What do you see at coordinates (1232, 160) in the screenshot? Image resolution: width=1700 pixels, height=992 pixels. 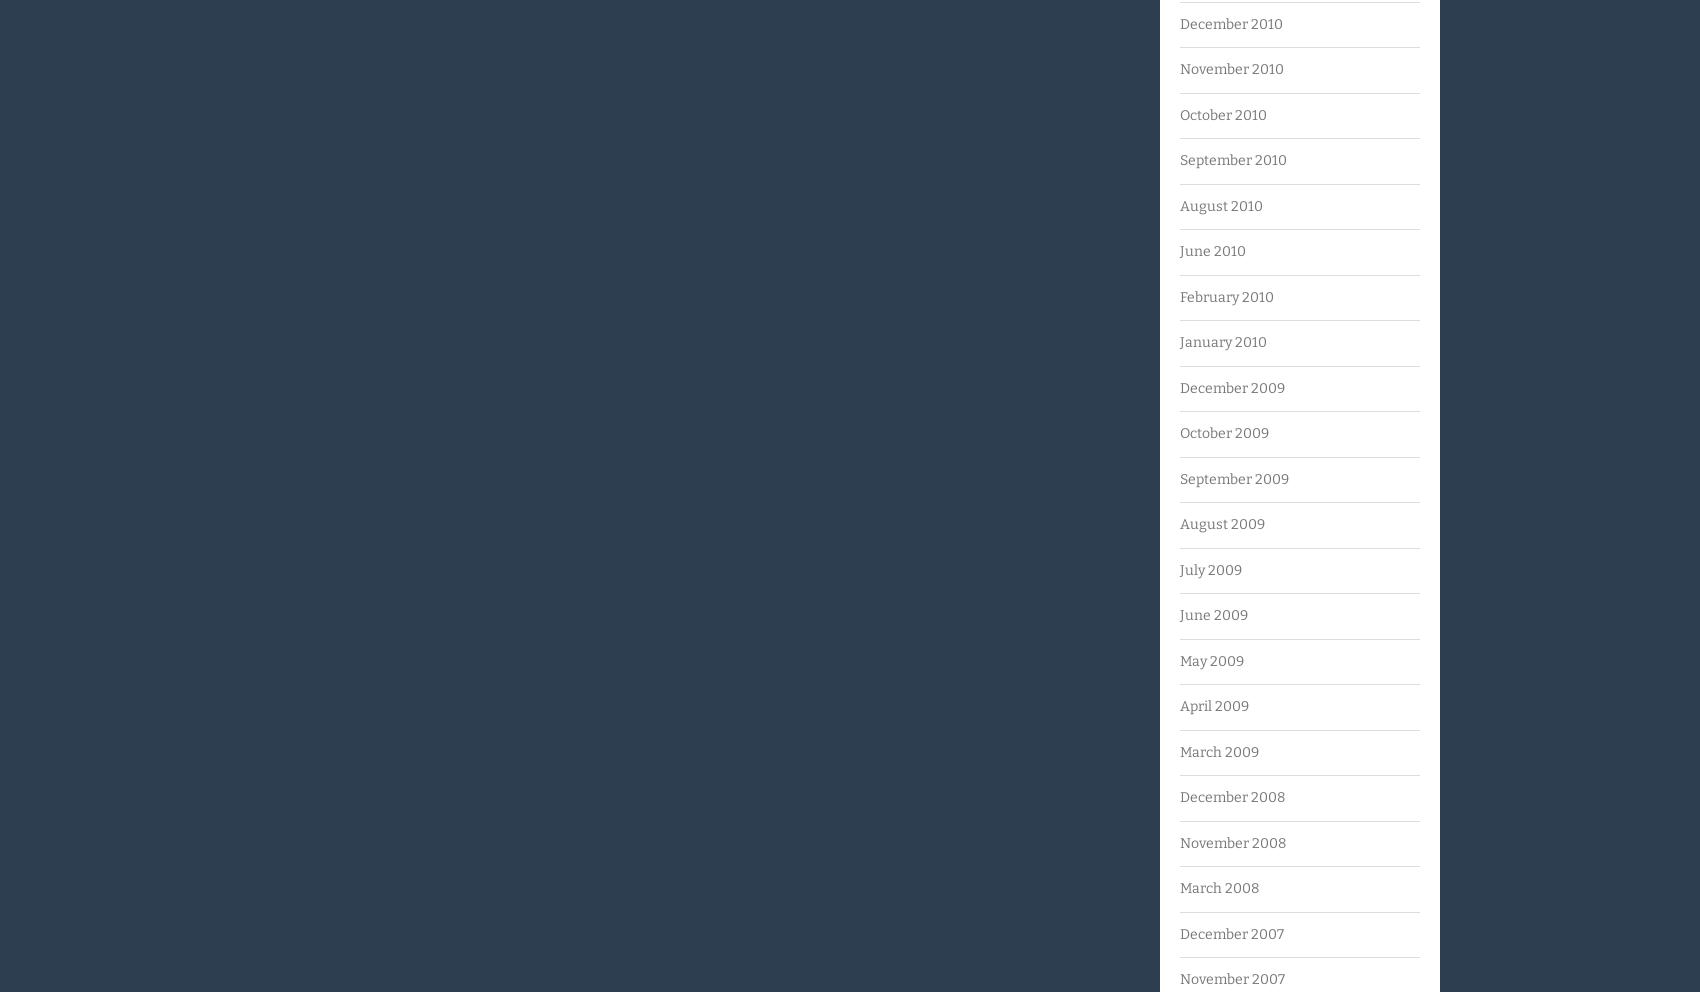 I see `'September 2010'` at bounding box center [1232, 160].